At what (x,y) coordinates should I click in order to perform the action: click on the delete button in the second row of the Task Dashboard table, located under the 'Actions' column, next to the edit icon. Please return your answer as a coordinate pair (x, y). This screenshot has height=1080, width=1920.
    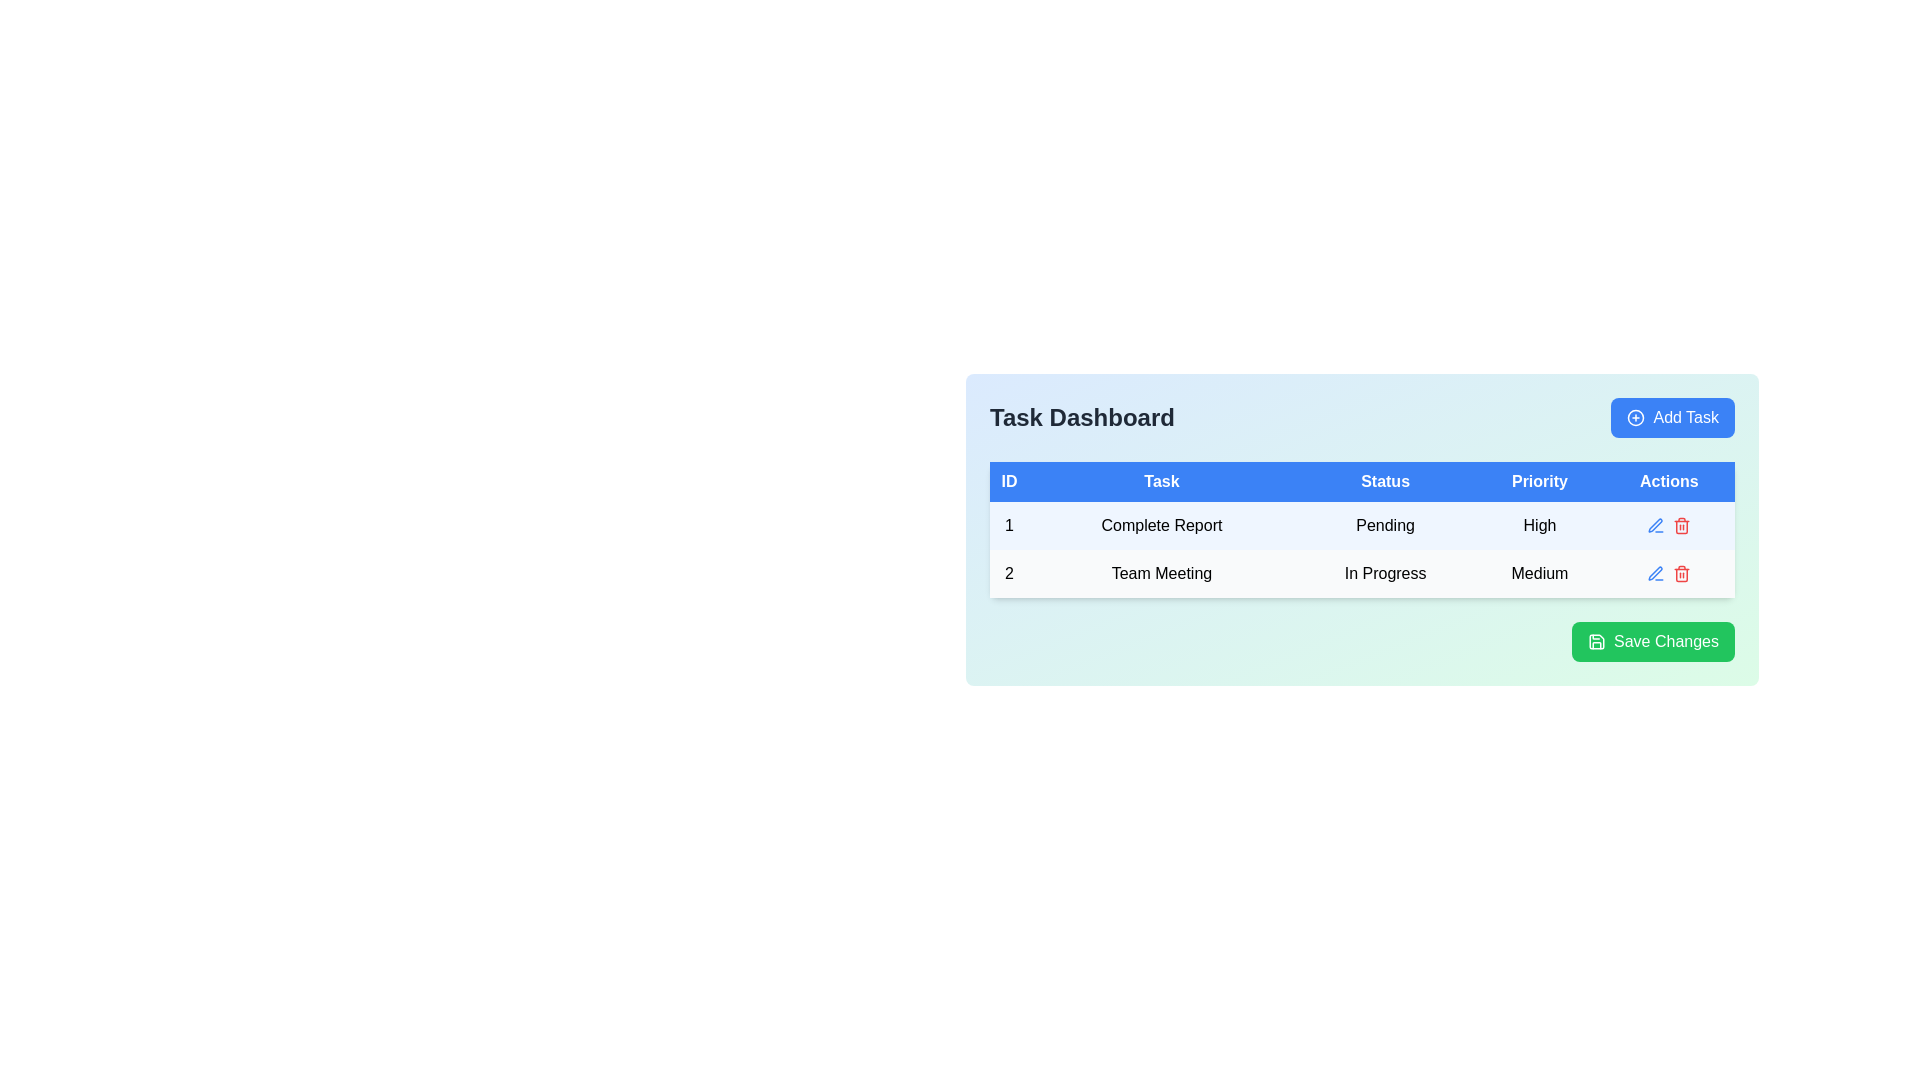
    Looking at the image, I should click on (1681, 524).